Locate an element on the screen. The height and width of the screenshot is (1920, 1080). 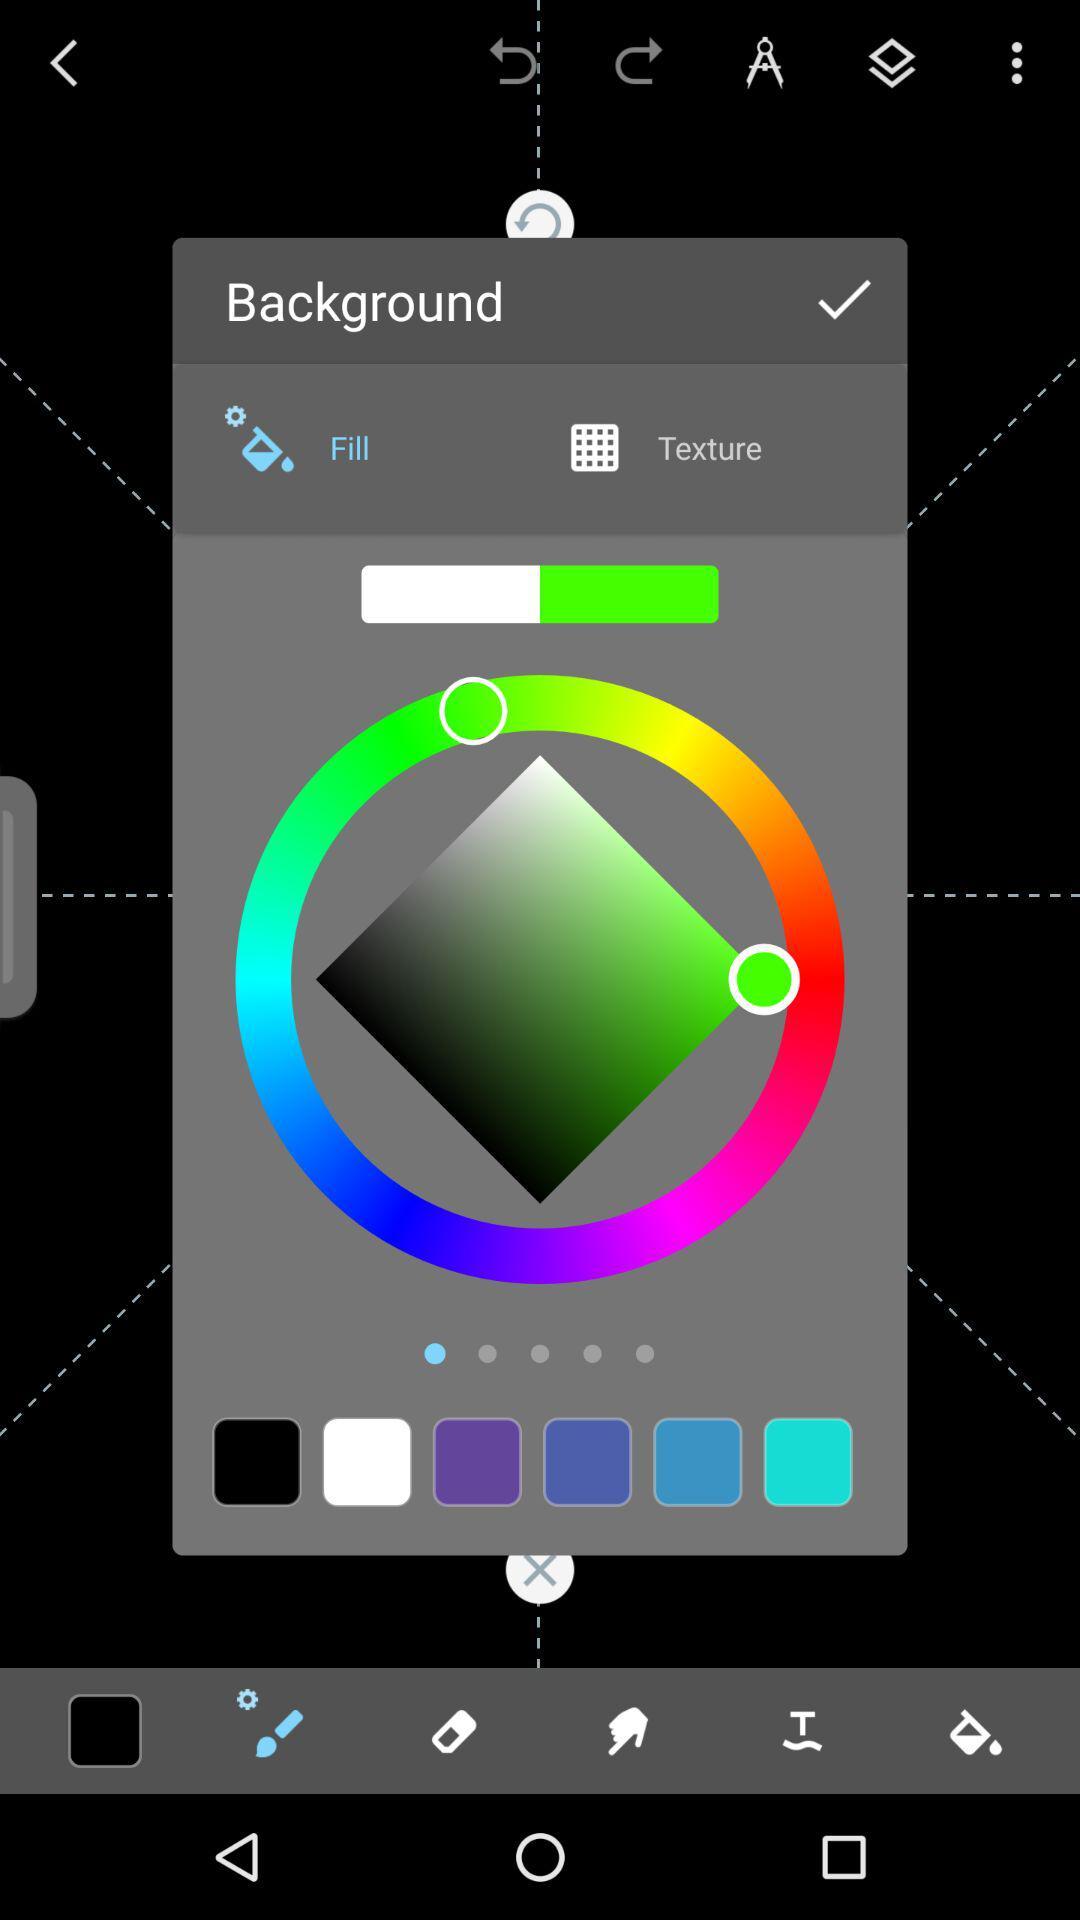
the font icon is located at coordinates (764, 62).